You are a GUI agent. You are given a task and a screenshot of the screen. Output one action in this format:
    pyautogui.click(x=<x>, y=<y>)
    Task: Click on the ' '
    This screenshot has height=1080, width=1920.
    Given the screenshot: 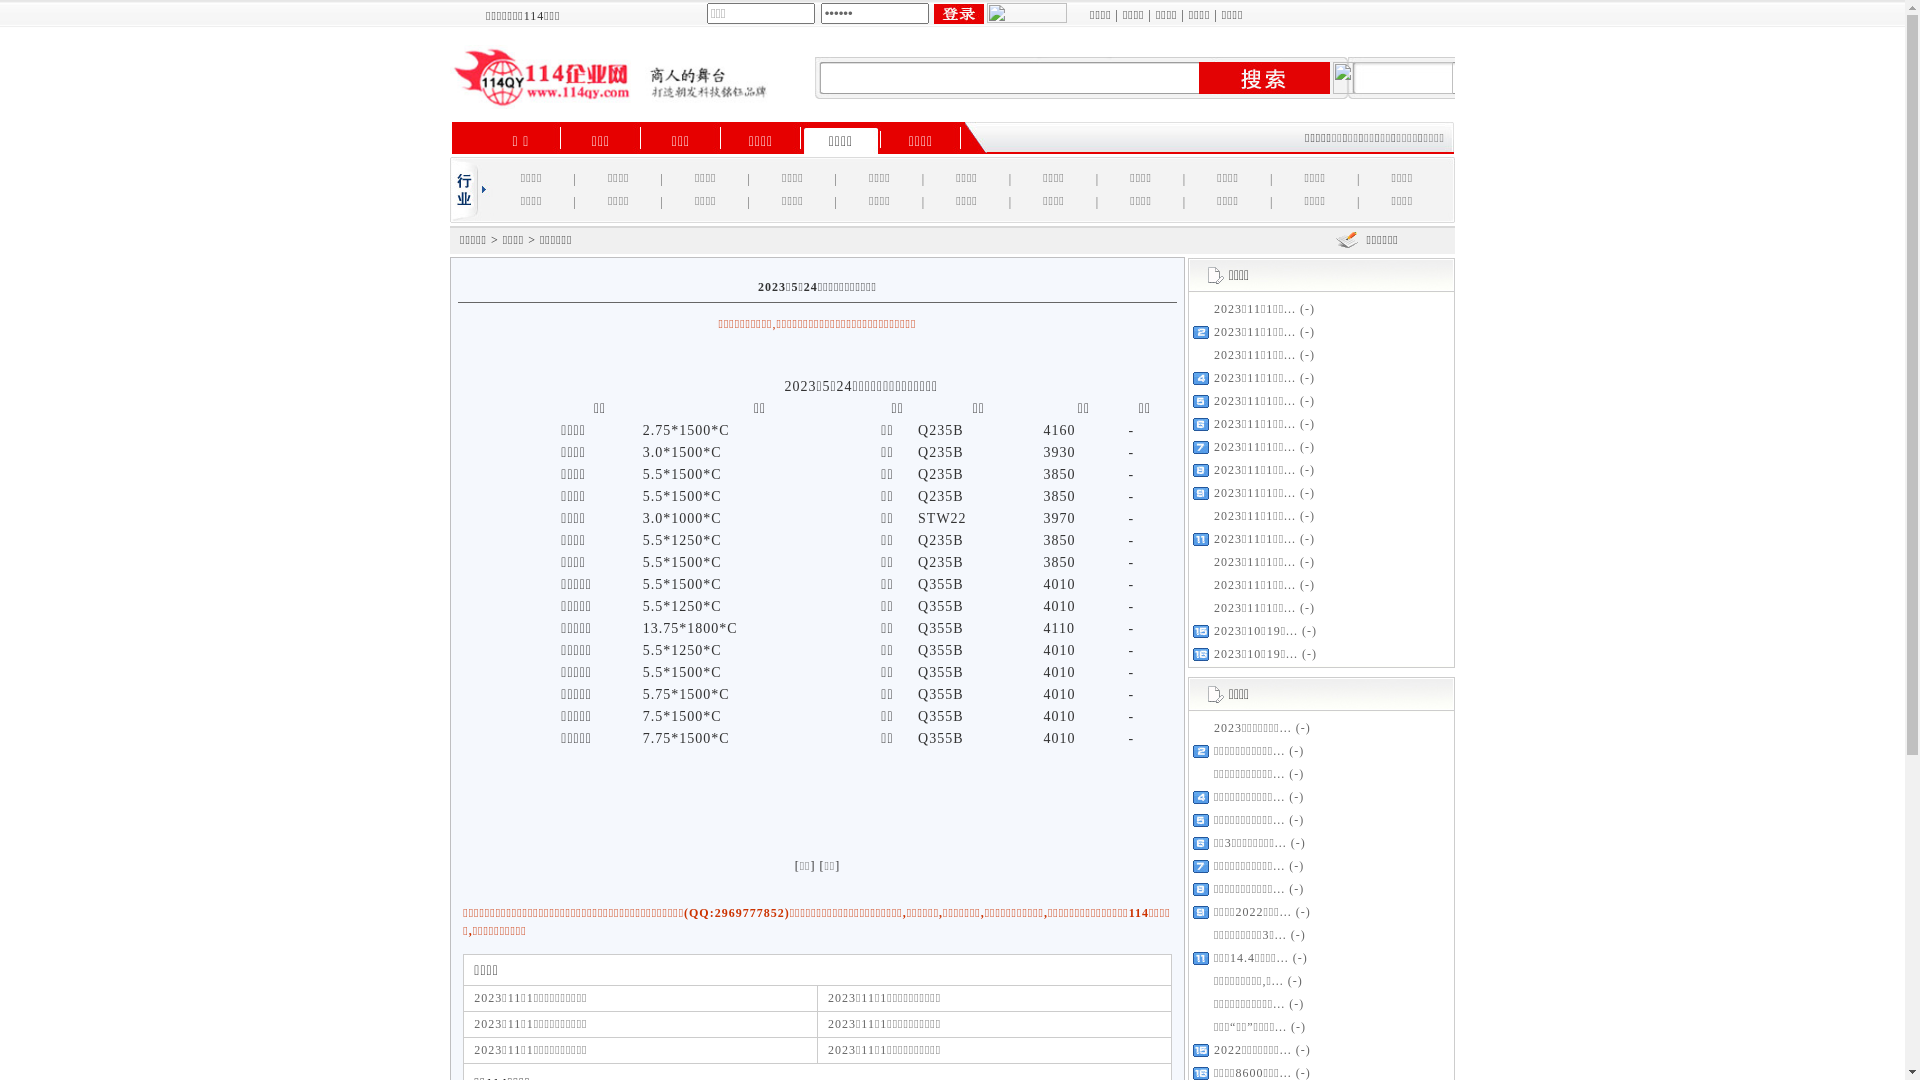 What is the action you would take?
    pyautogui.click(x=1263, y=76)
    